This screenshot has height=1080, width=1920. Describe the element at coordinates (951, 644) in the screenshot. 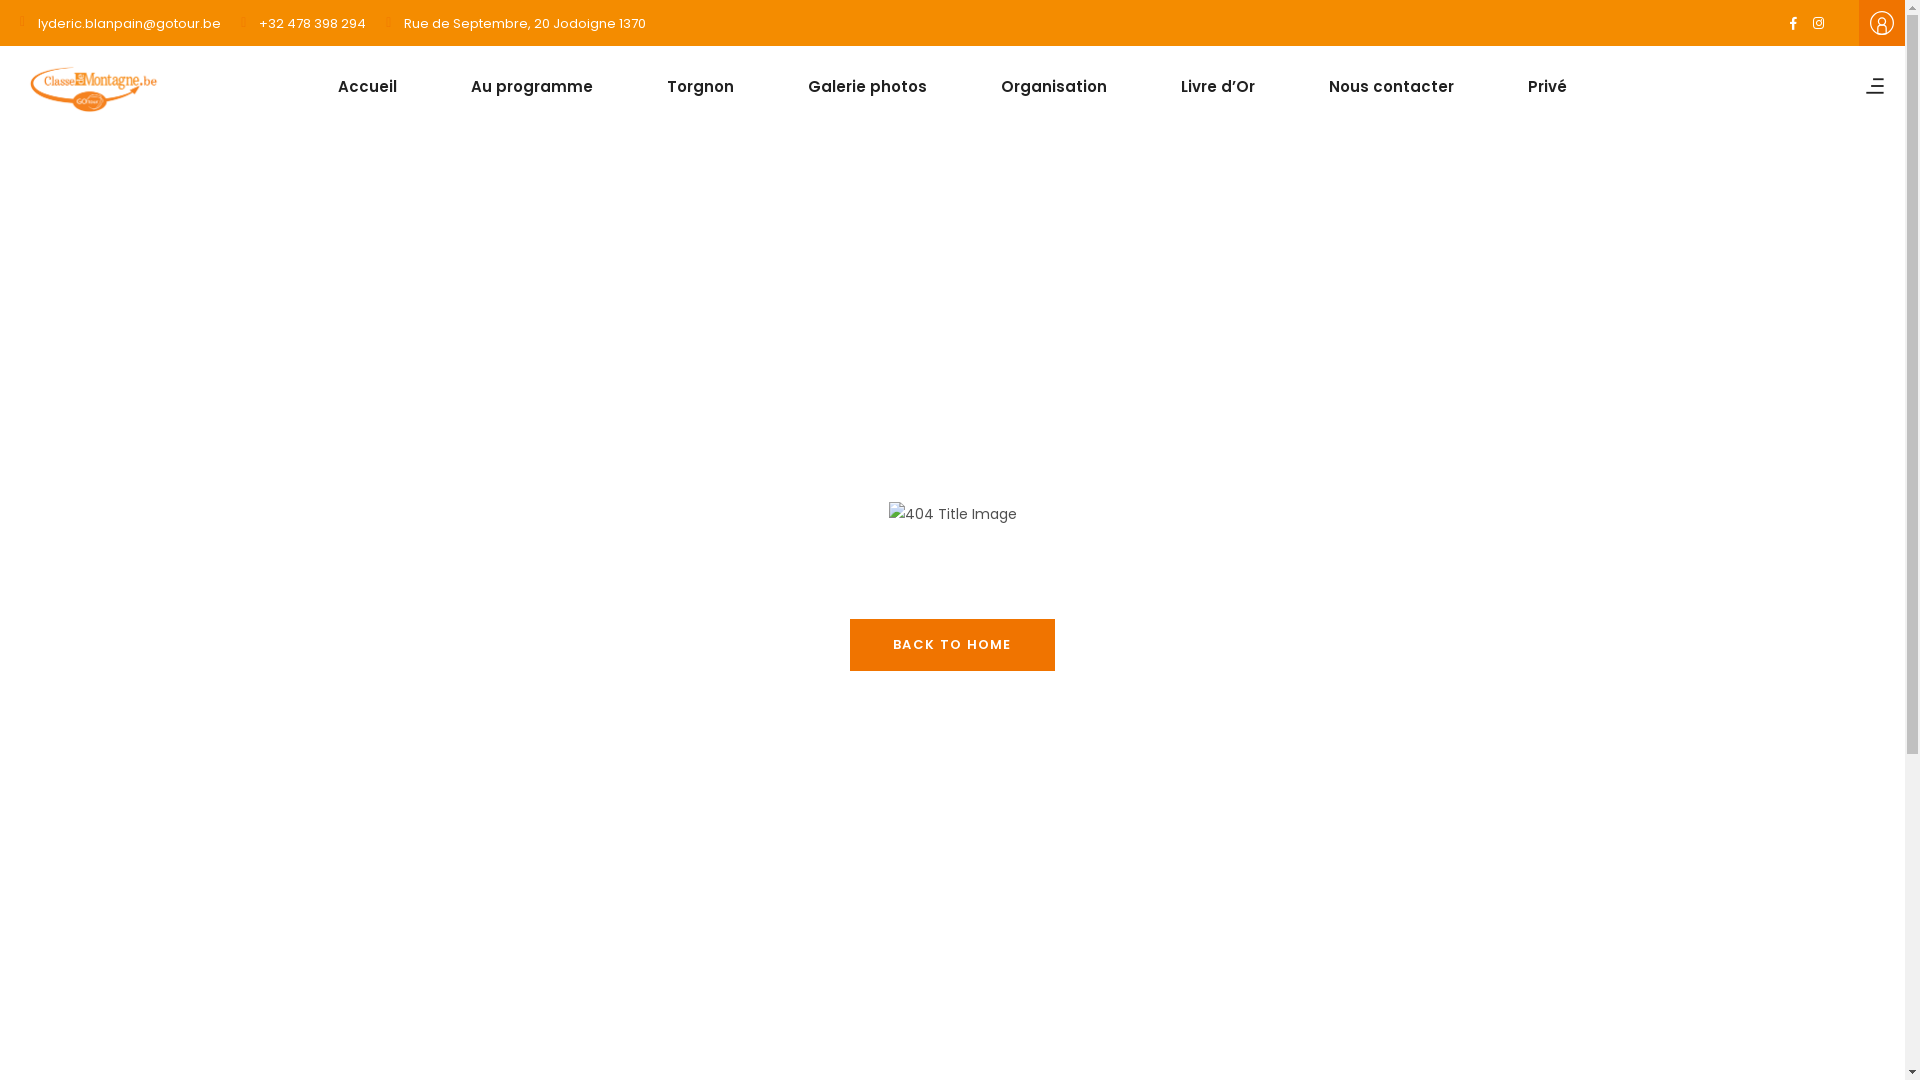

I see `'BACK TO HOME'` at that location.